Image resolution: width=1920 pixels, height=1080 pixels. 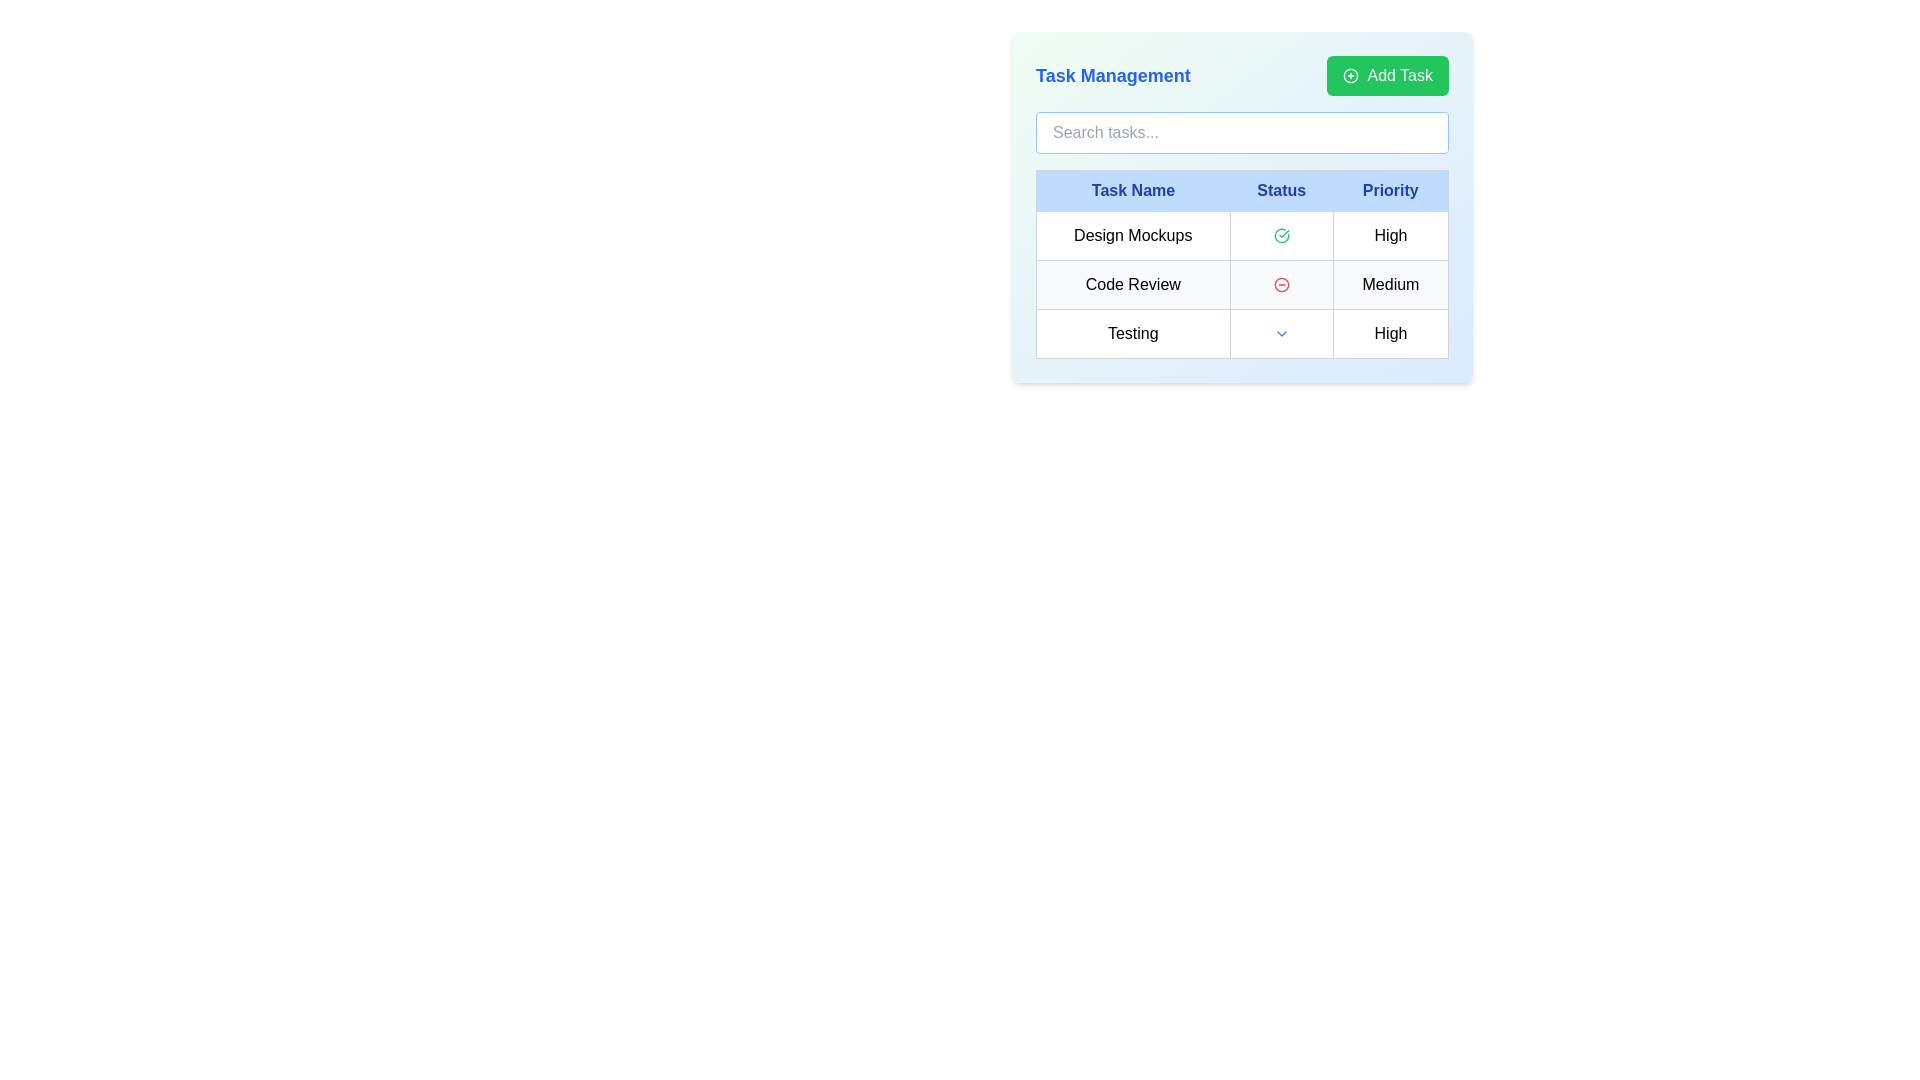 What do you see at coordinates (1281, 333) in the screenshot?
I see `the downward-facing chevron icon located` at bounding box center [1281, 333].